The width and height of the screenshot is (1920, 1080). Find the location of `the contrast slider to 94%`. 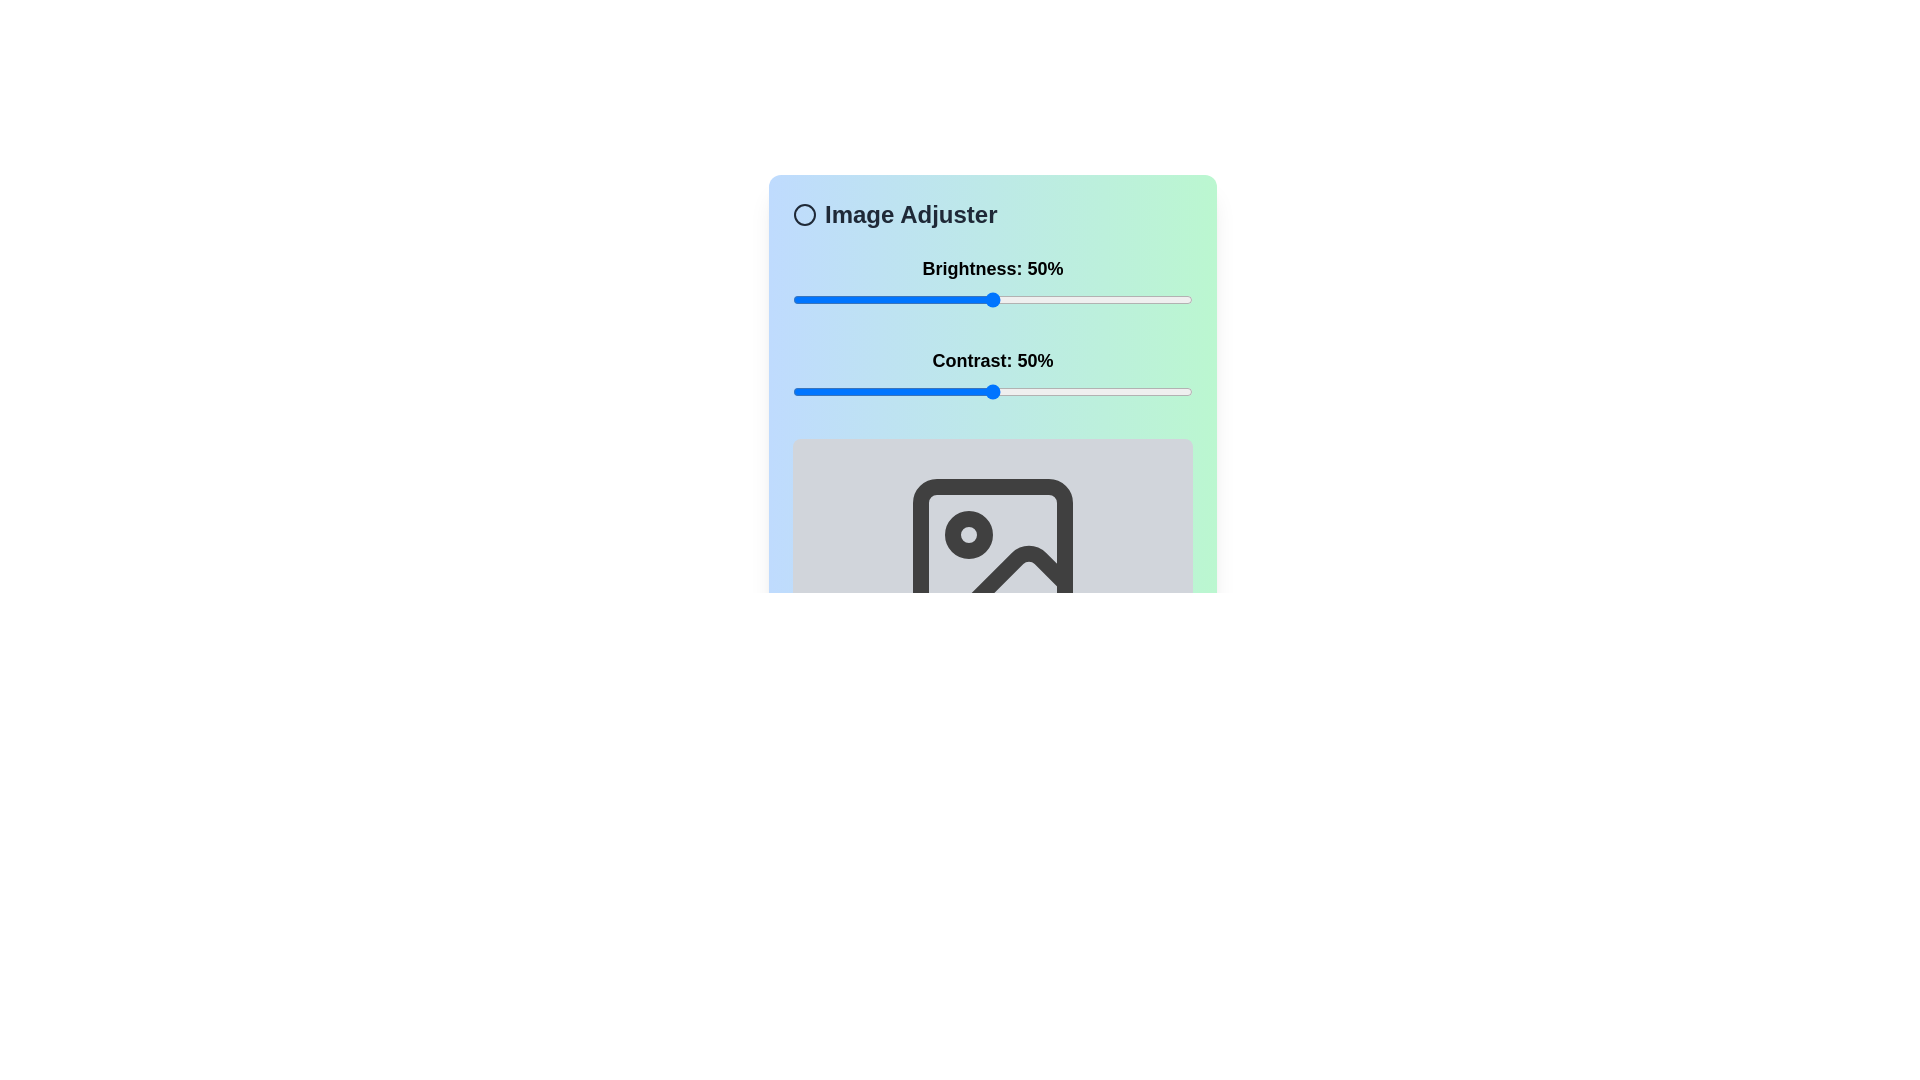

the contrast slider to 94% is located at coordinates (1169, 392).